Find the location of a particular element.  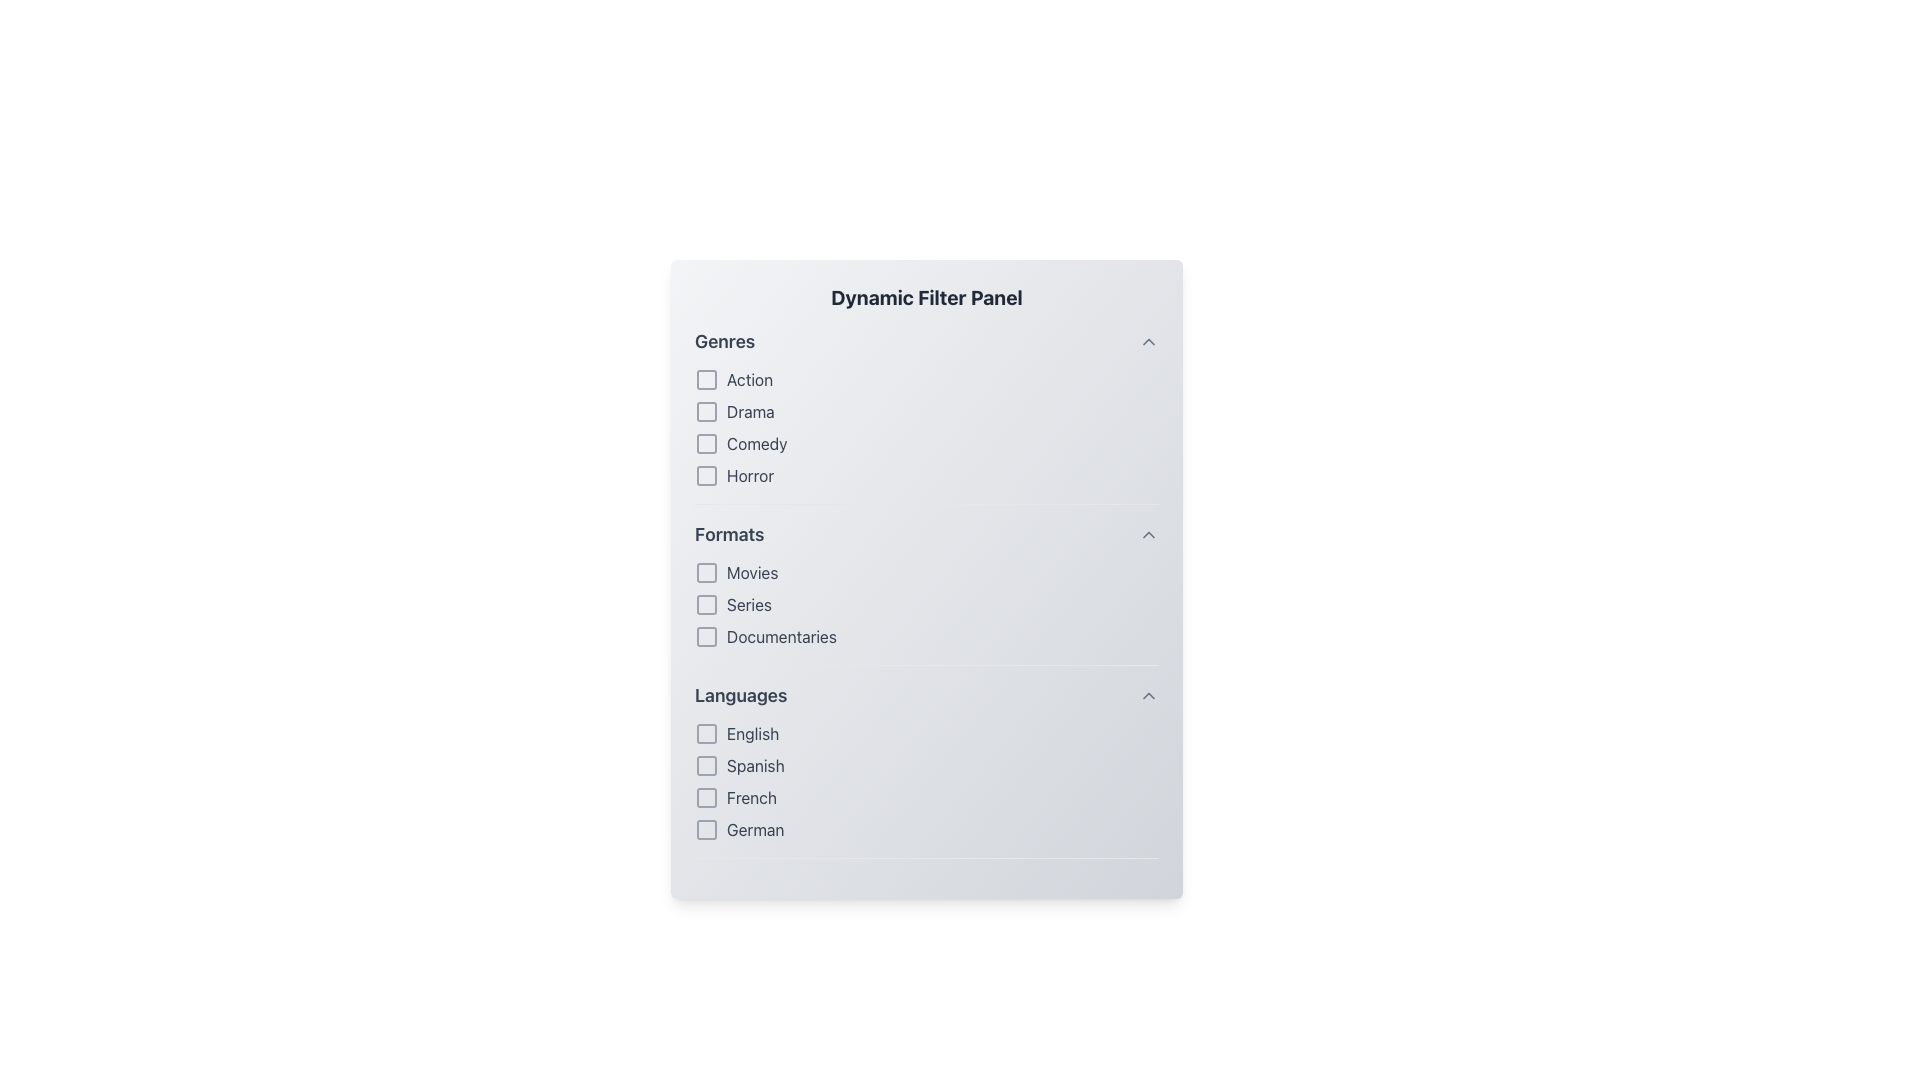

the checkbox for the 'English' language option is located at coordinates (706, 733).